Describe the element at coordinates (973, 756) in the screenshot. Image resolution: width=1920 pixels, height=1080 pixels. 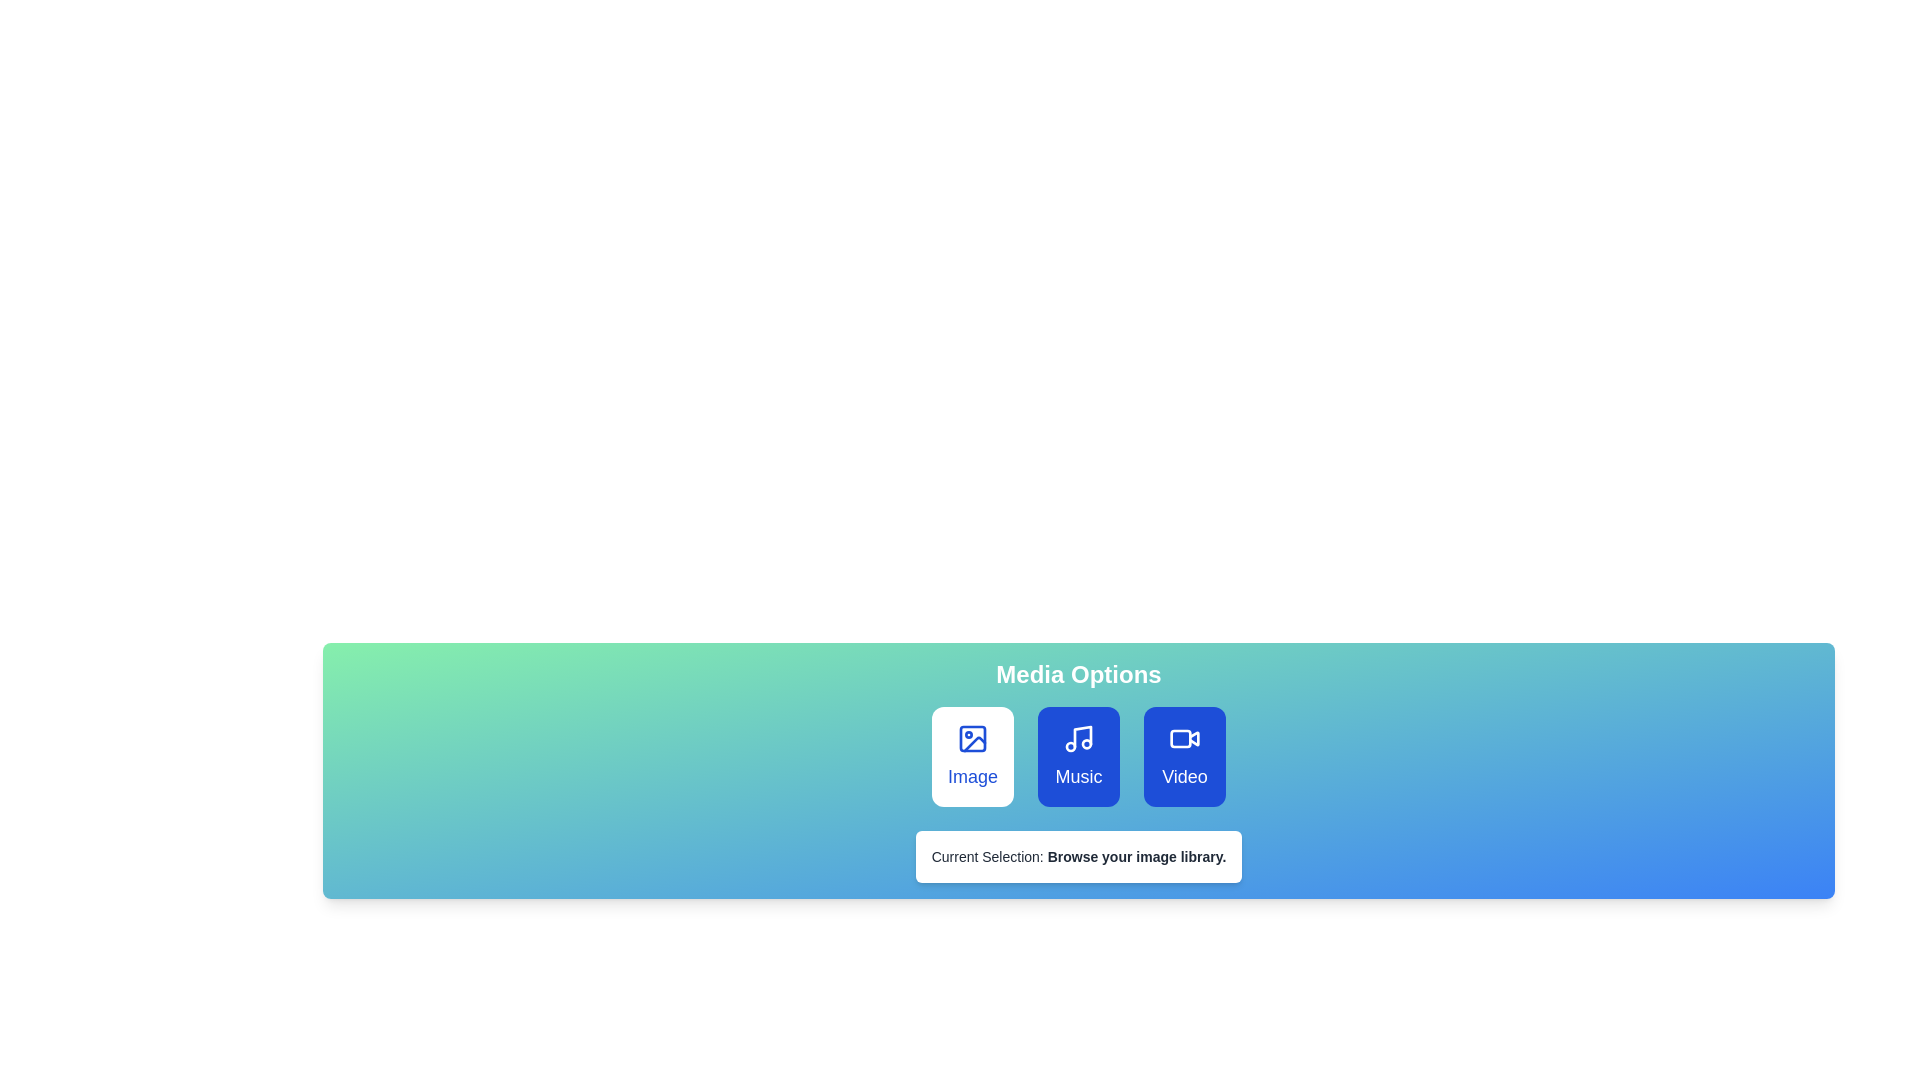
I see `the first button labeled 'Image' which is a rounded rectangular button with a white background and blue text, featuring an icon at the top` at that location.